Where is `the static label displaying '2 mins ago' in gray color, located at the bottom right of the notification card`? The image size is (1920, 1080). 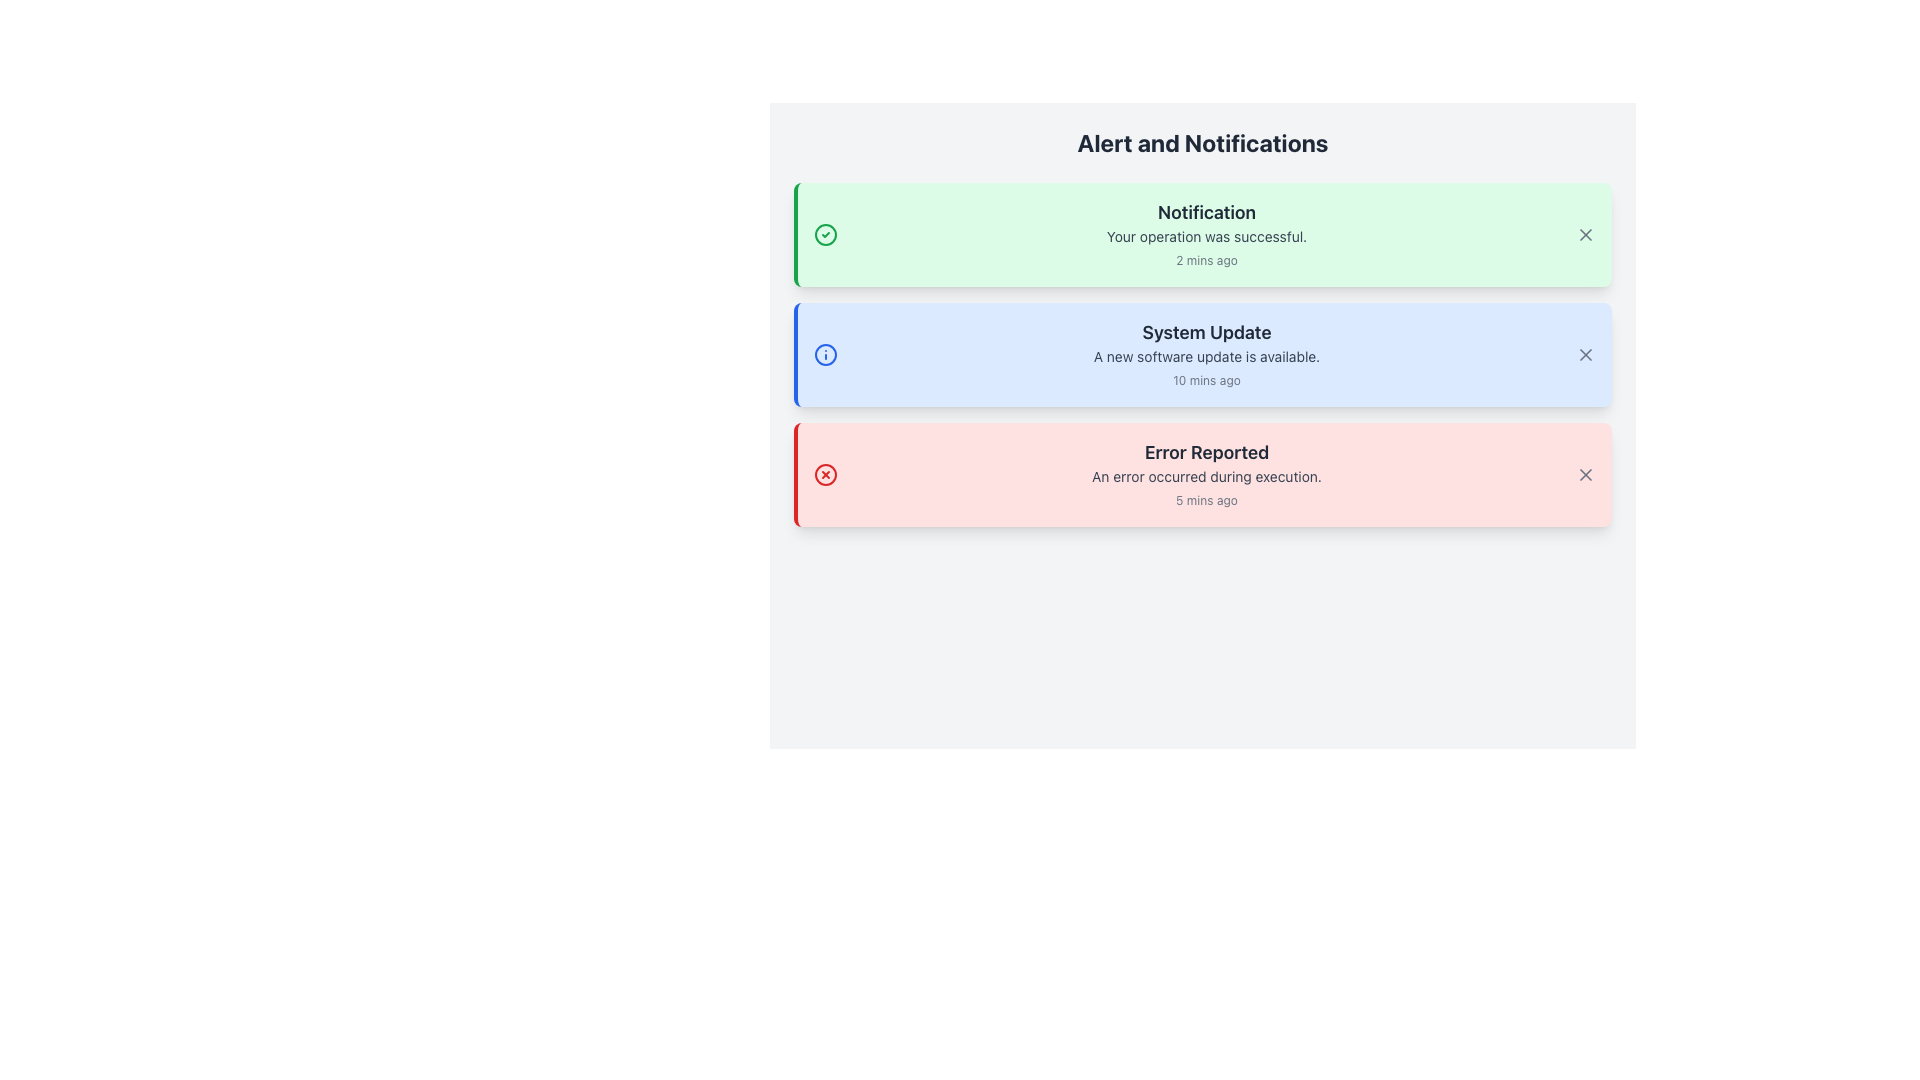 the static label displaying '2 mins ago' in gray color, located at the bottom right of the notification card is located at coordinates (1205, 258).